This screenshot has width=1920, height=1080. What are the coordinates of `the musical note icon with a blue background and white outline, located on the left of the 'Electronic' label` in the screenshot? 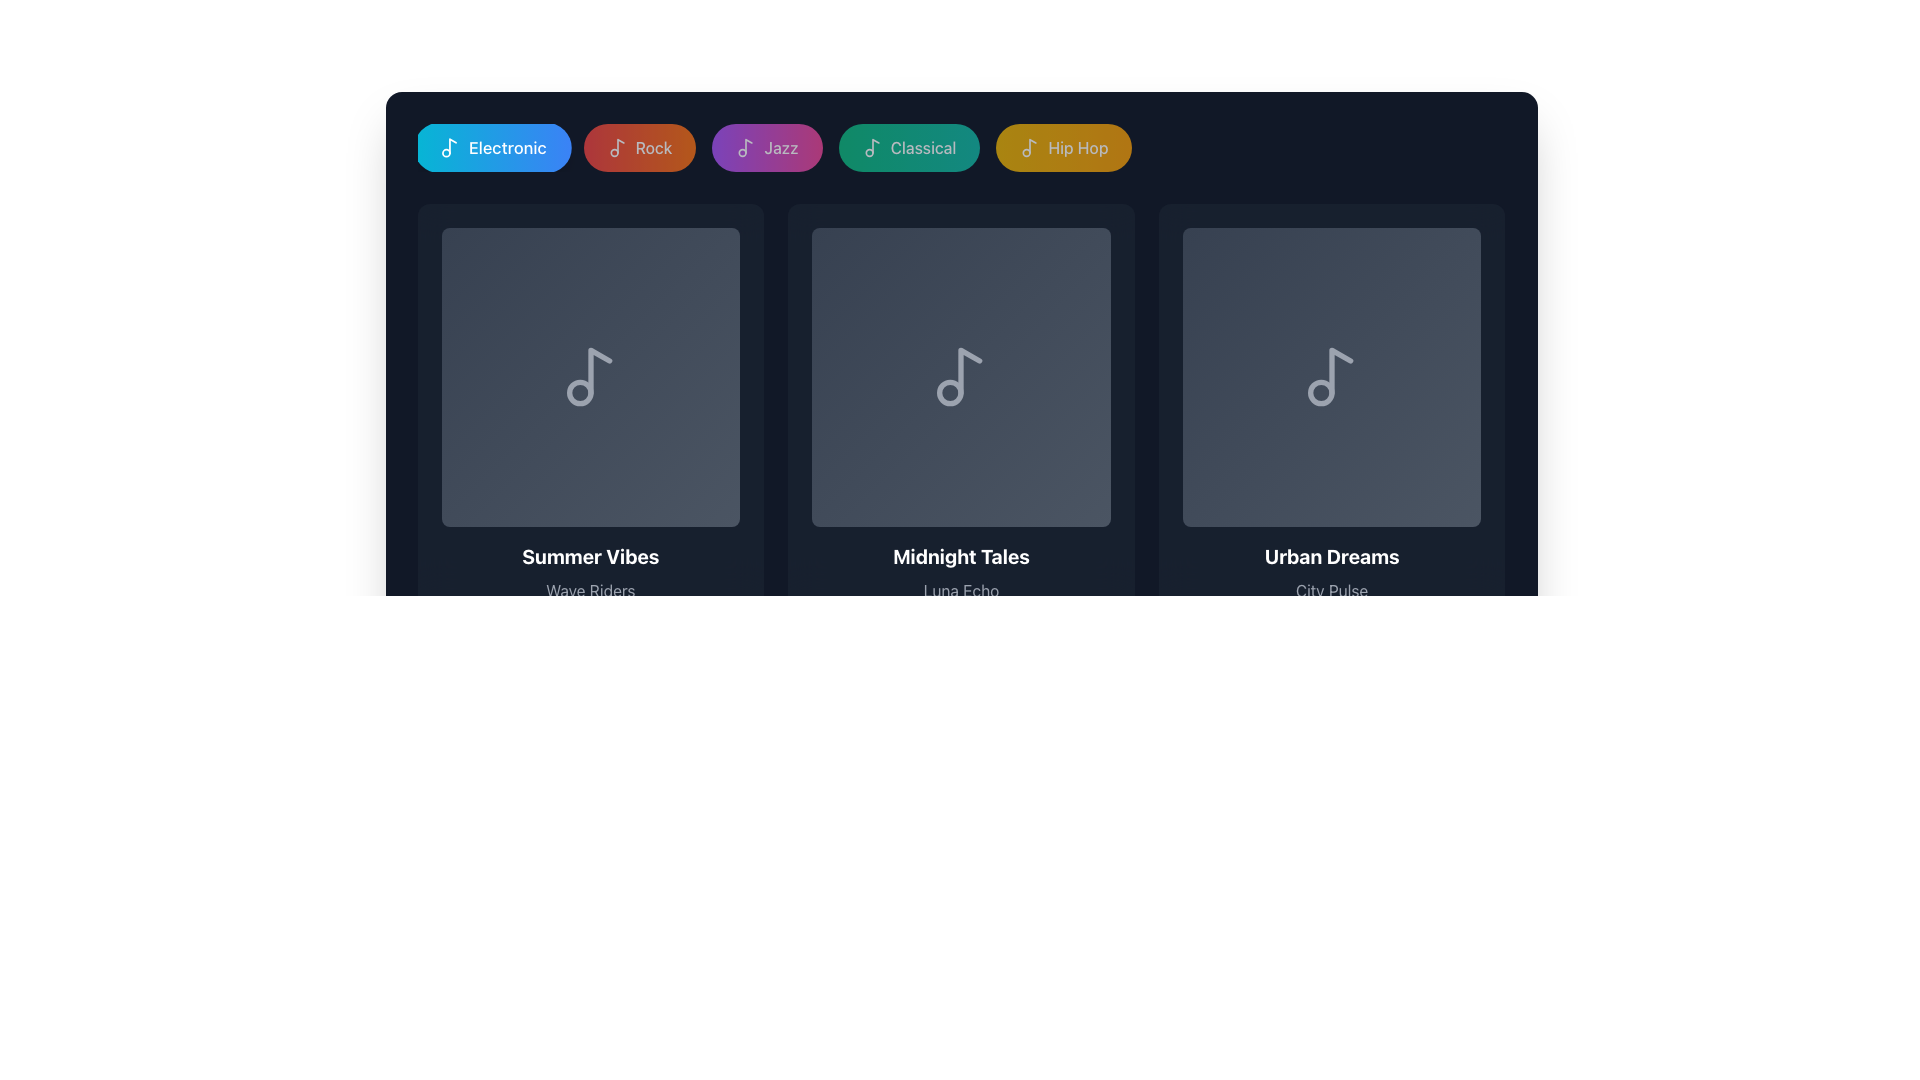 It's located at (448, 146).